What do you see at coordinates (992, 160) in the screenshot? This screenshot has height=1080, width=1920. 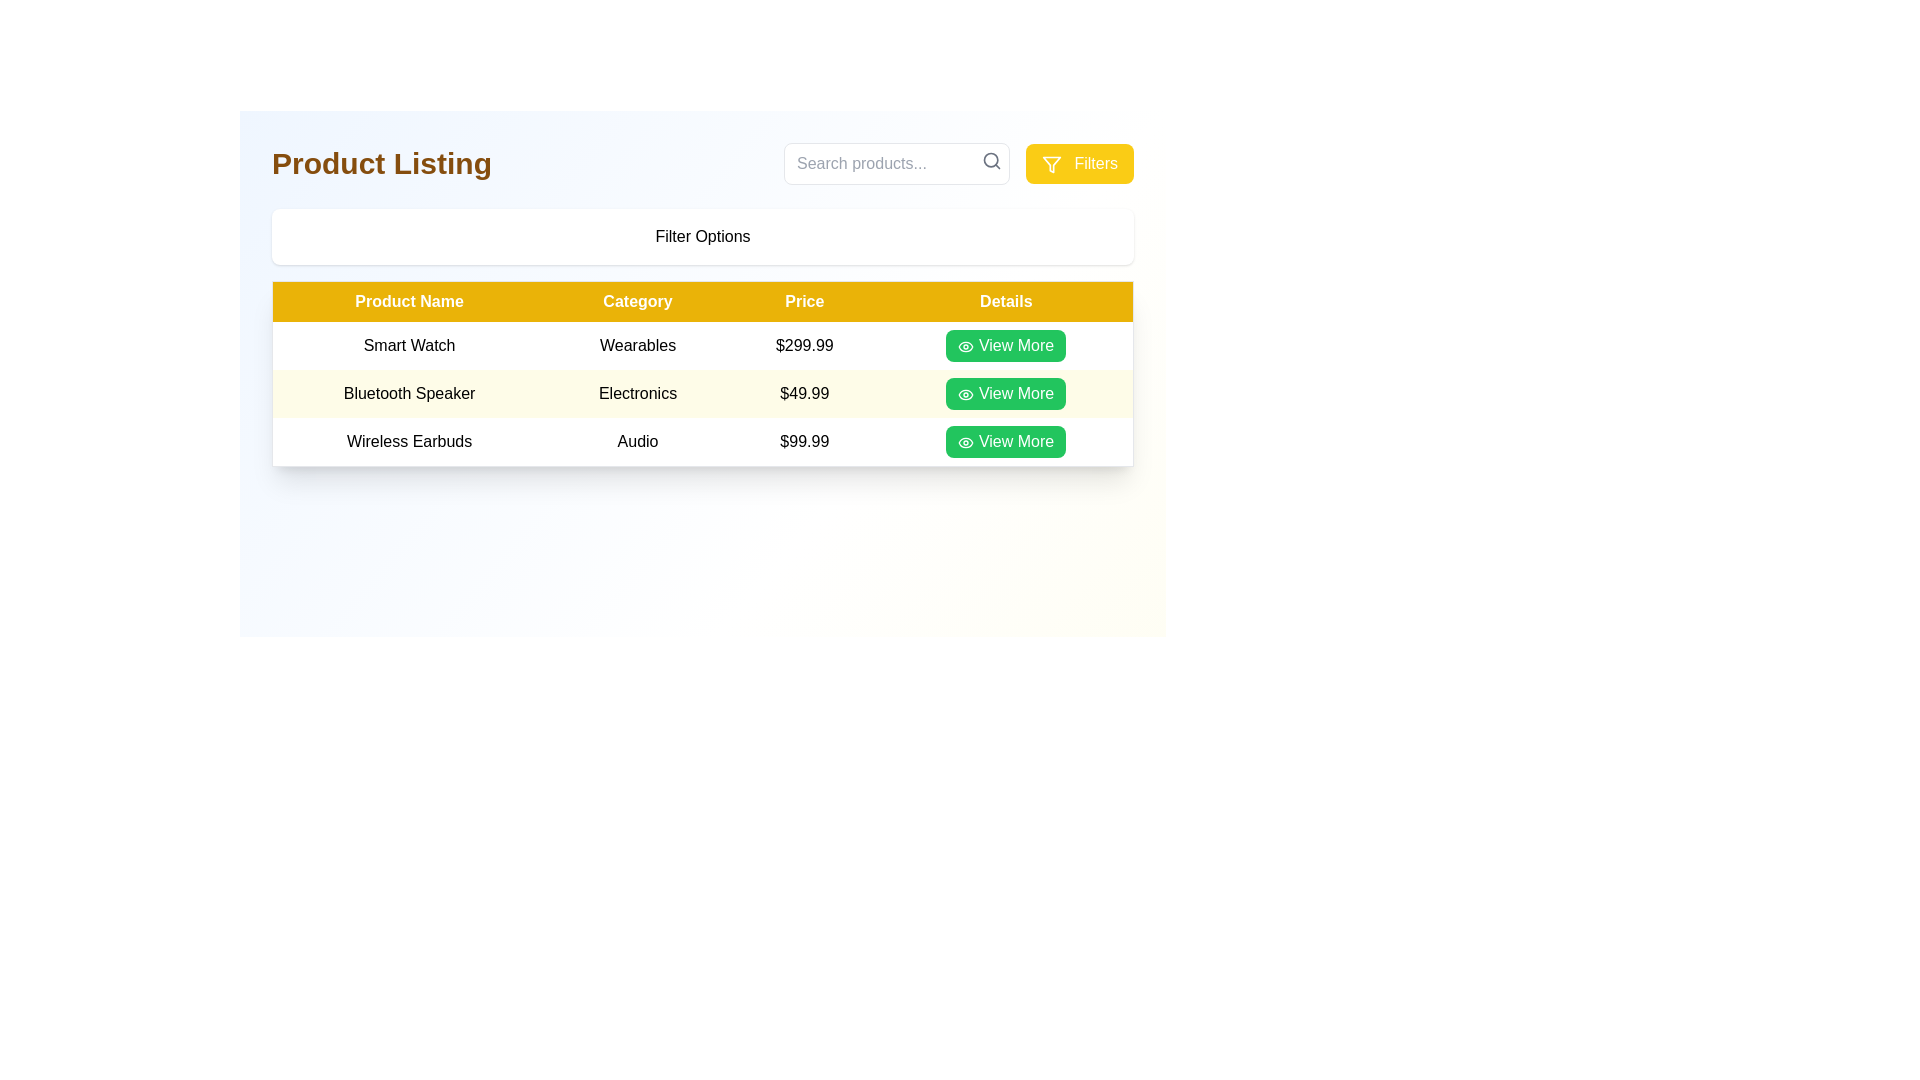 I see `the magnifying glass icon in the top-right corner of the 'Search products...' input box to initiate a search` at bounding box center [992, 160].